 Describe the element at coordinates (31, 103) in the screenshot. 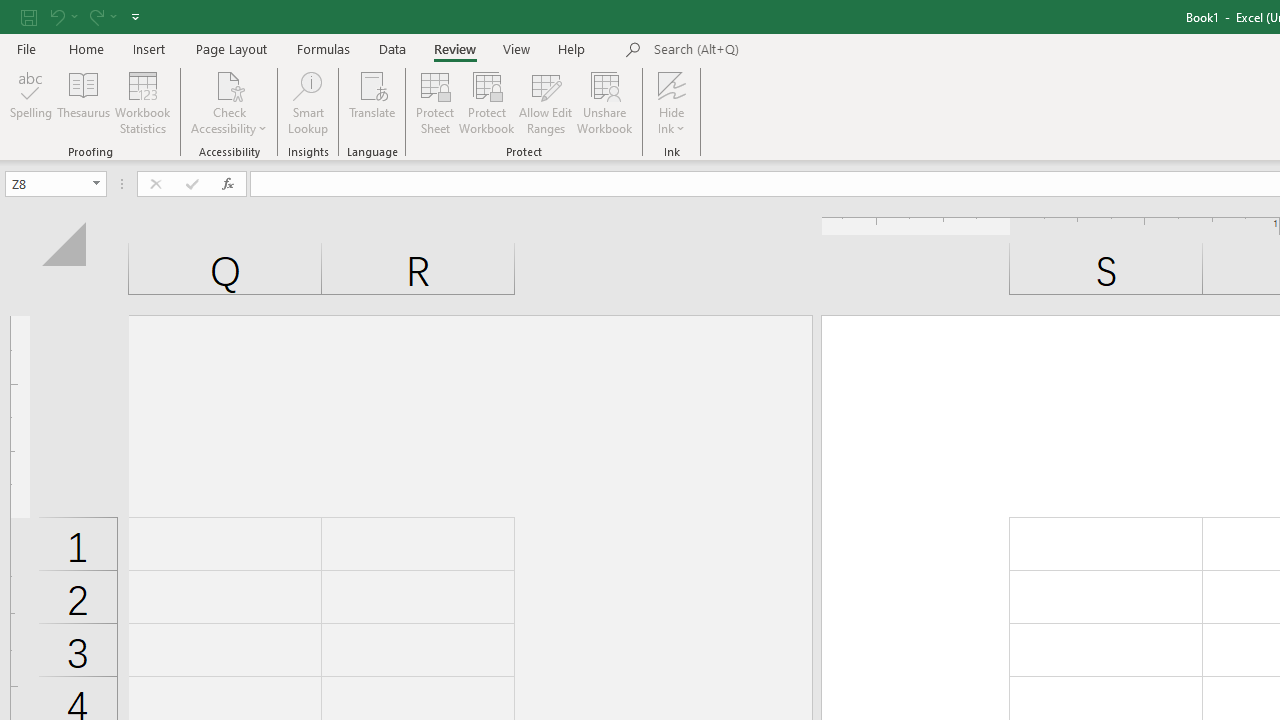

I see `'Spelling...'` at that location.